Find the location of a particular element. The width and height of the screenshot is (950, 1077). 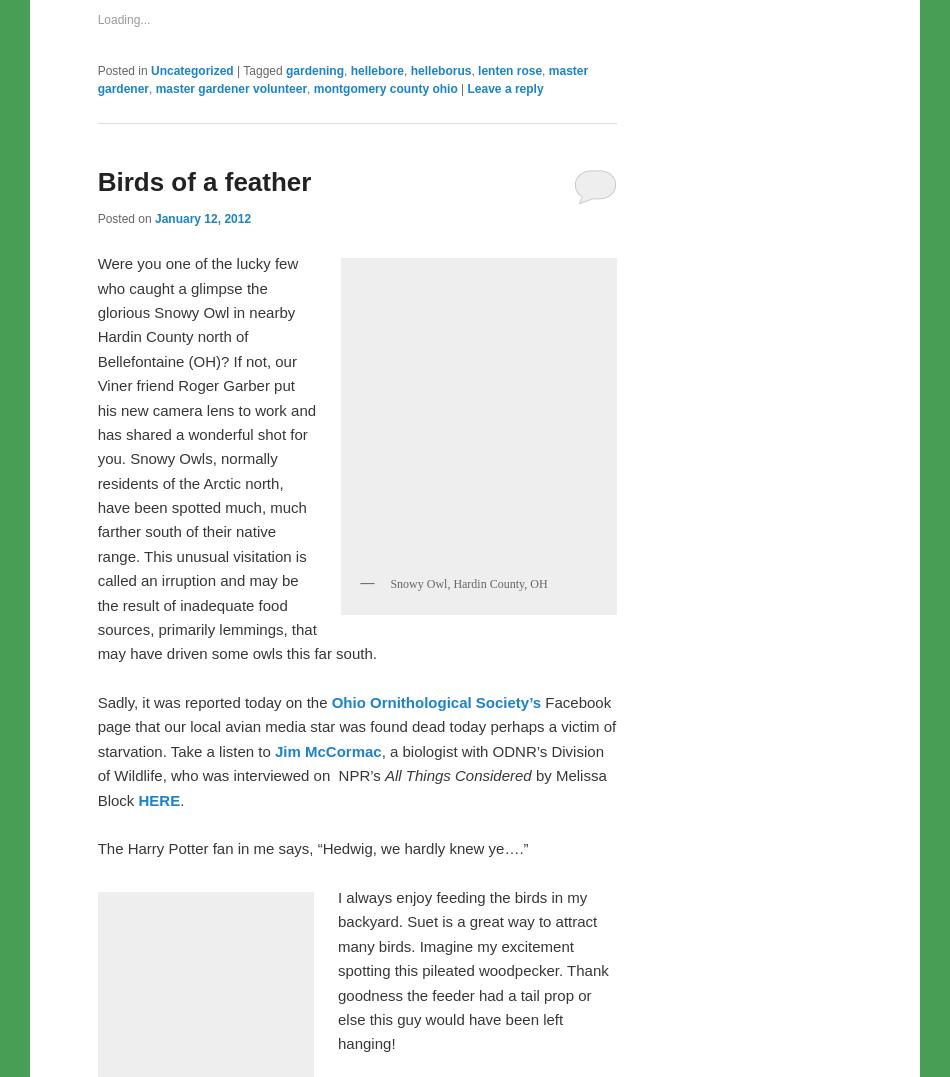

'Loading...' is located at coordinates (96, 437).